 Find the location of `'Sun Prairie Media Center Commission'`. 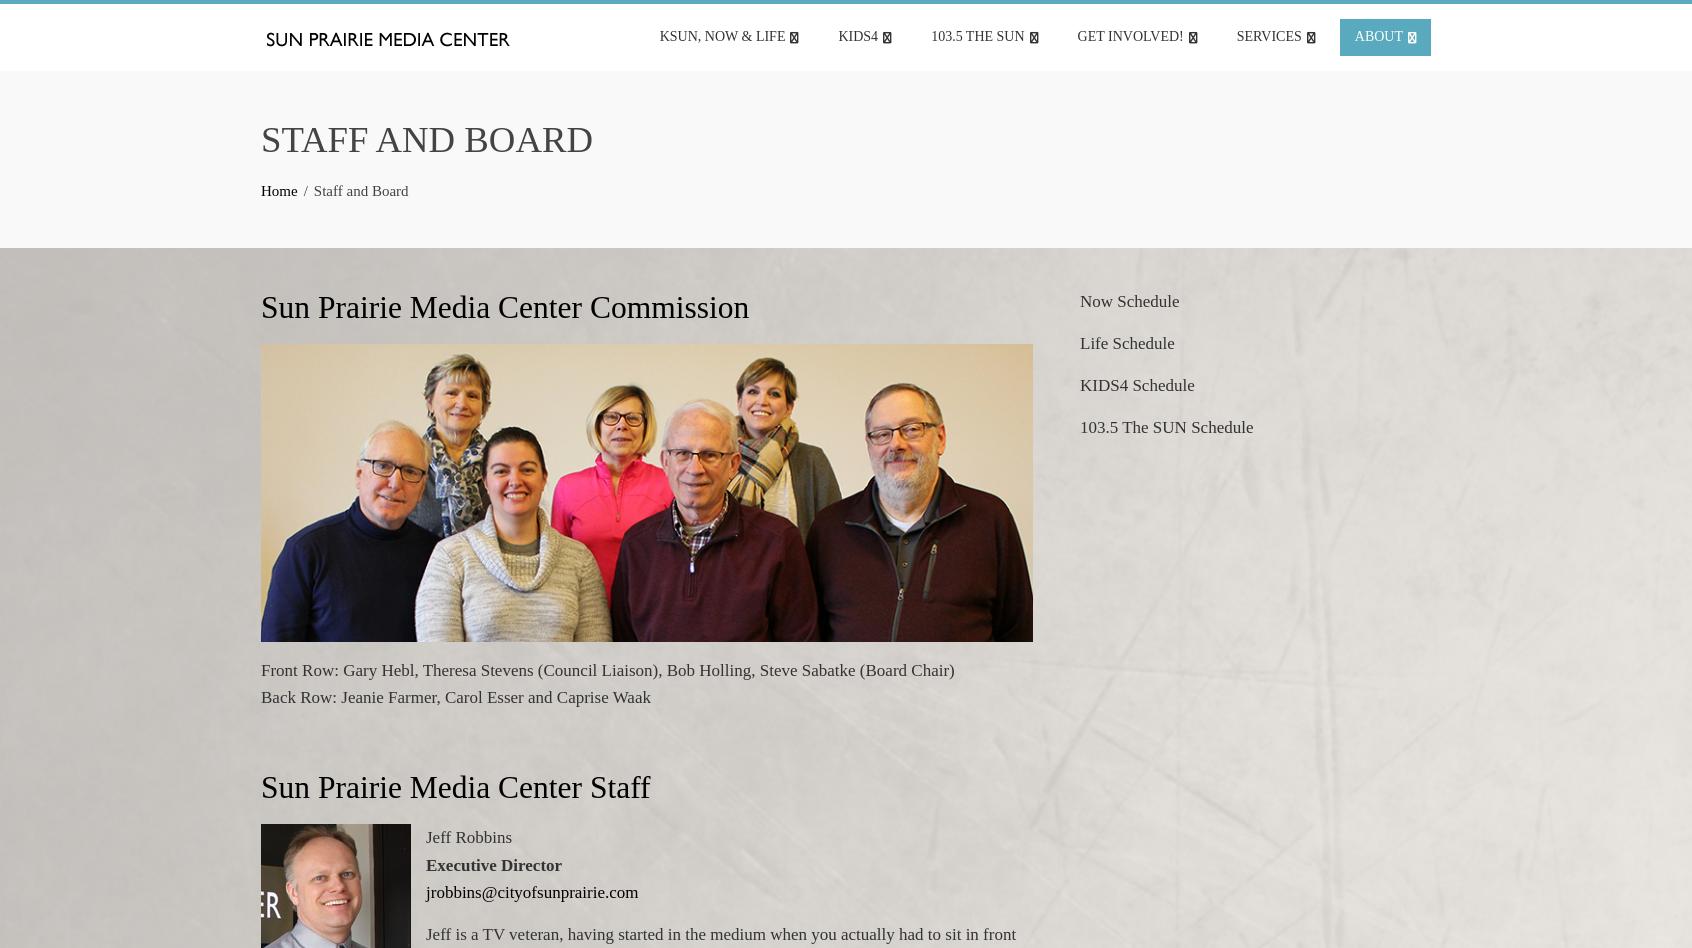

'Sun Prairie Media Center Commission' is located at coordinates (505, 306).